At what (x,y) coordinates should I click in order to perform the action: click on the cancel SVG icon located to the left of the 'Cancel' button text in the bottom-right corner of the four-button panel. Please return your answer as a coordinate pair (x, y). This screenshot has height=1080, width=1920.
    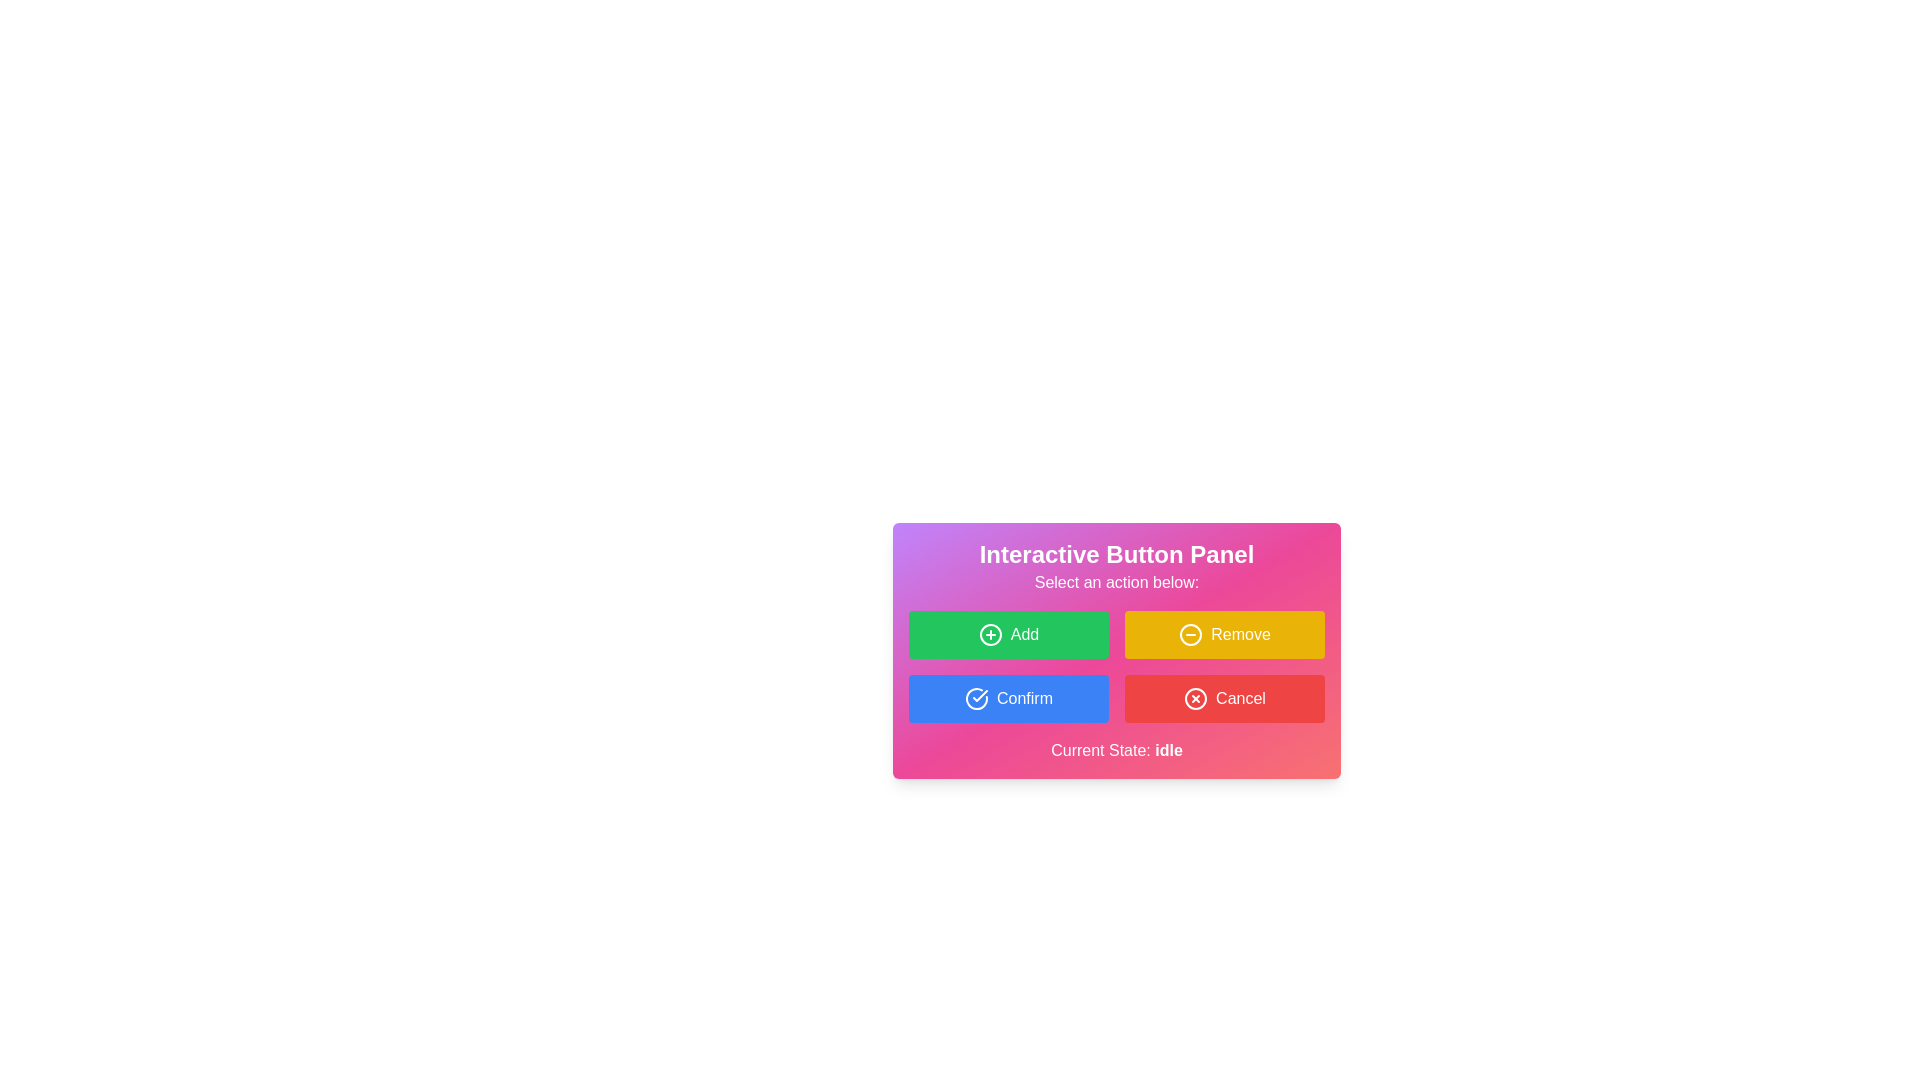
    Looking at the image, I should click on (1196, 697).